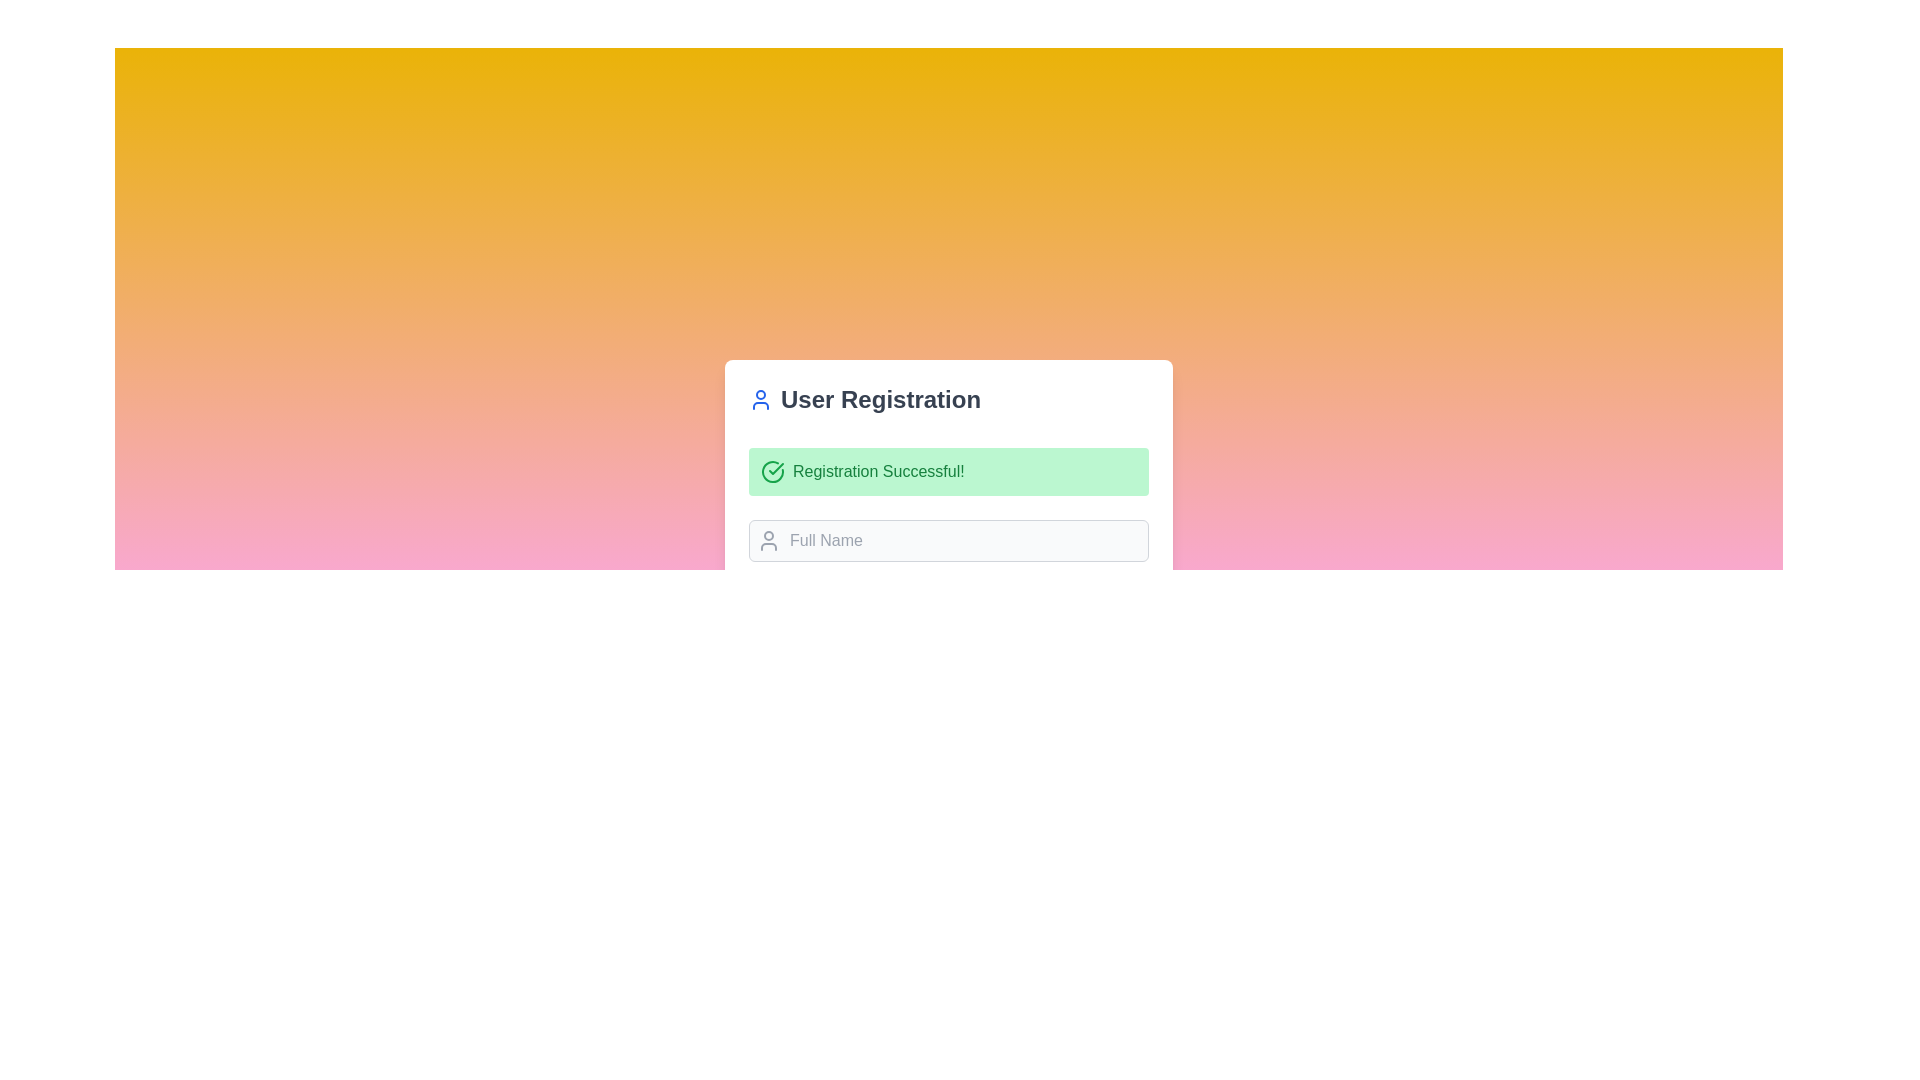  What do you see at coordinates (948, 471) in the screenshot?
I see `the notification banner that displays the message 'Registration Successful!' with a light green background and a checkmark icon, located below the 'User Registration' header` at bounding box center [948, 471].